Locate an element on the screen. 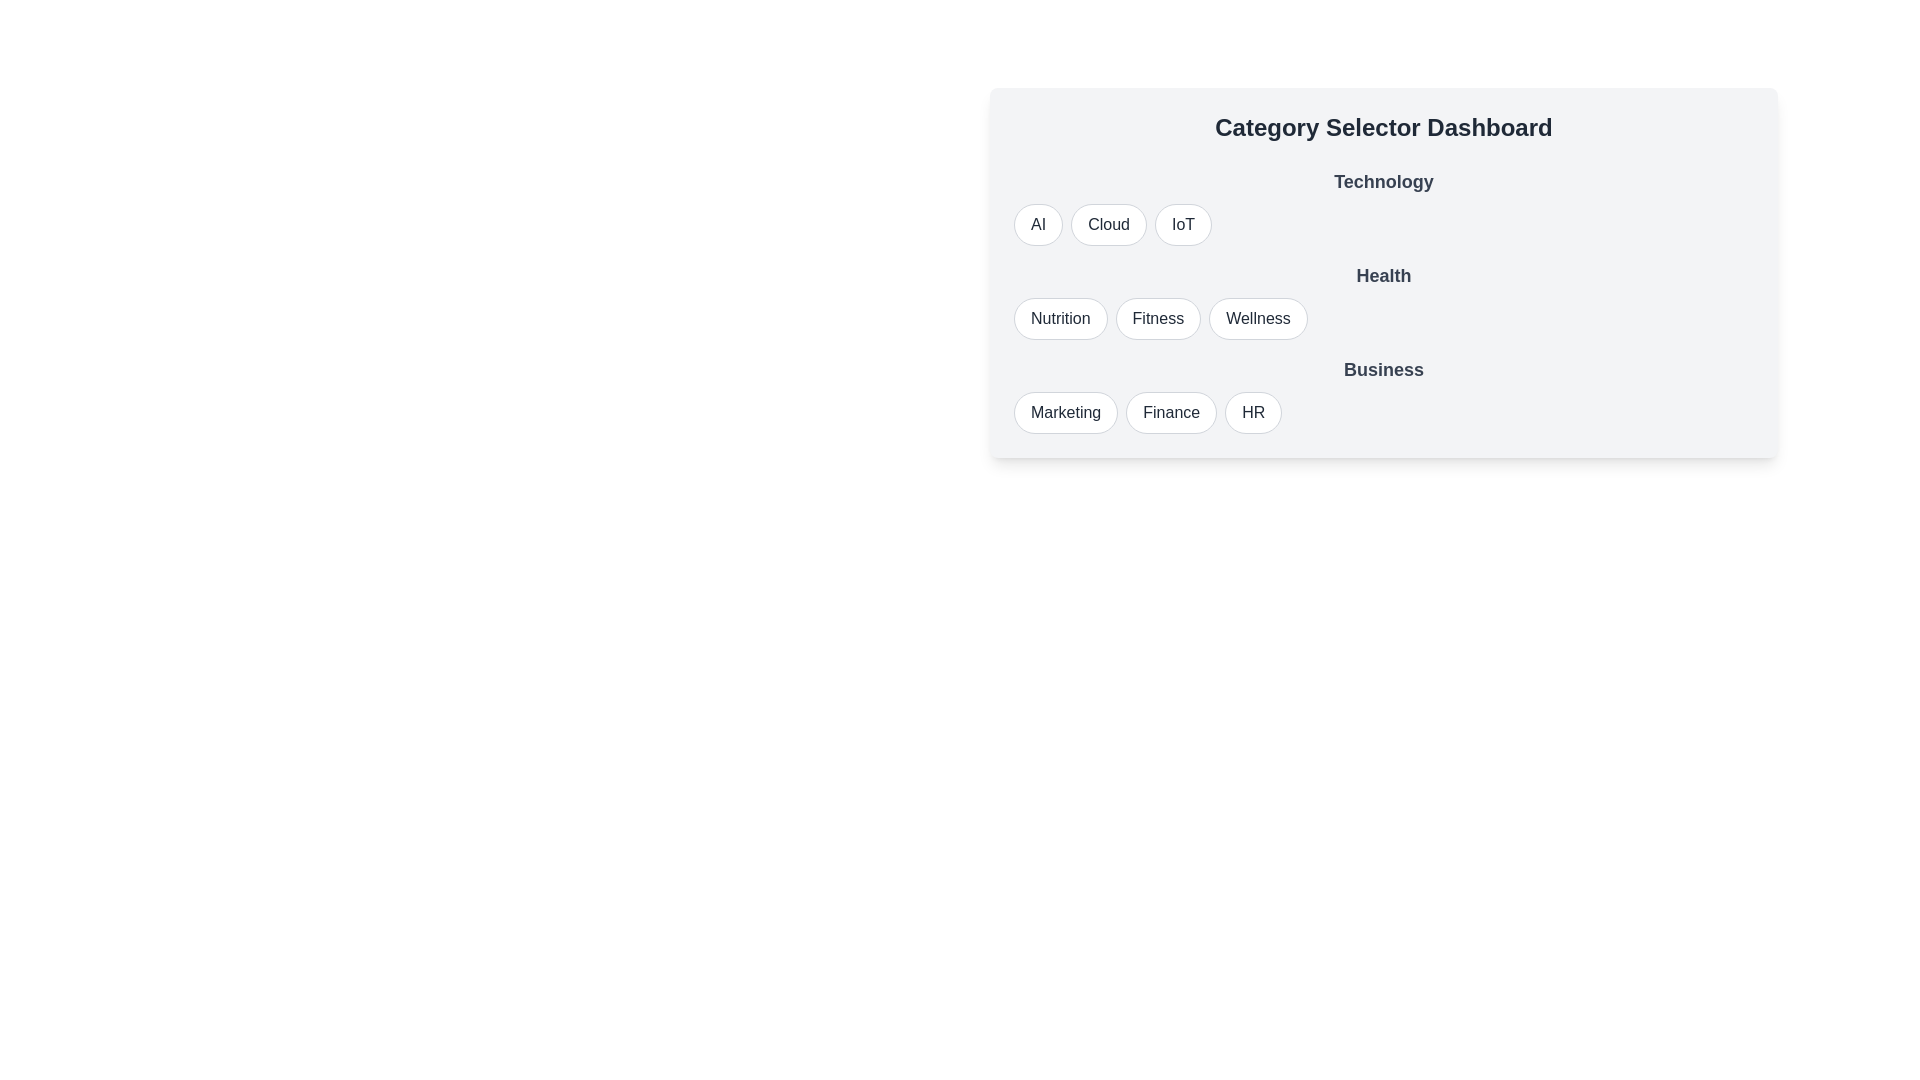 This screenshot has height=1080, width=1920. the option Cloud from the category Technology is located at coordinates (1107, 224).